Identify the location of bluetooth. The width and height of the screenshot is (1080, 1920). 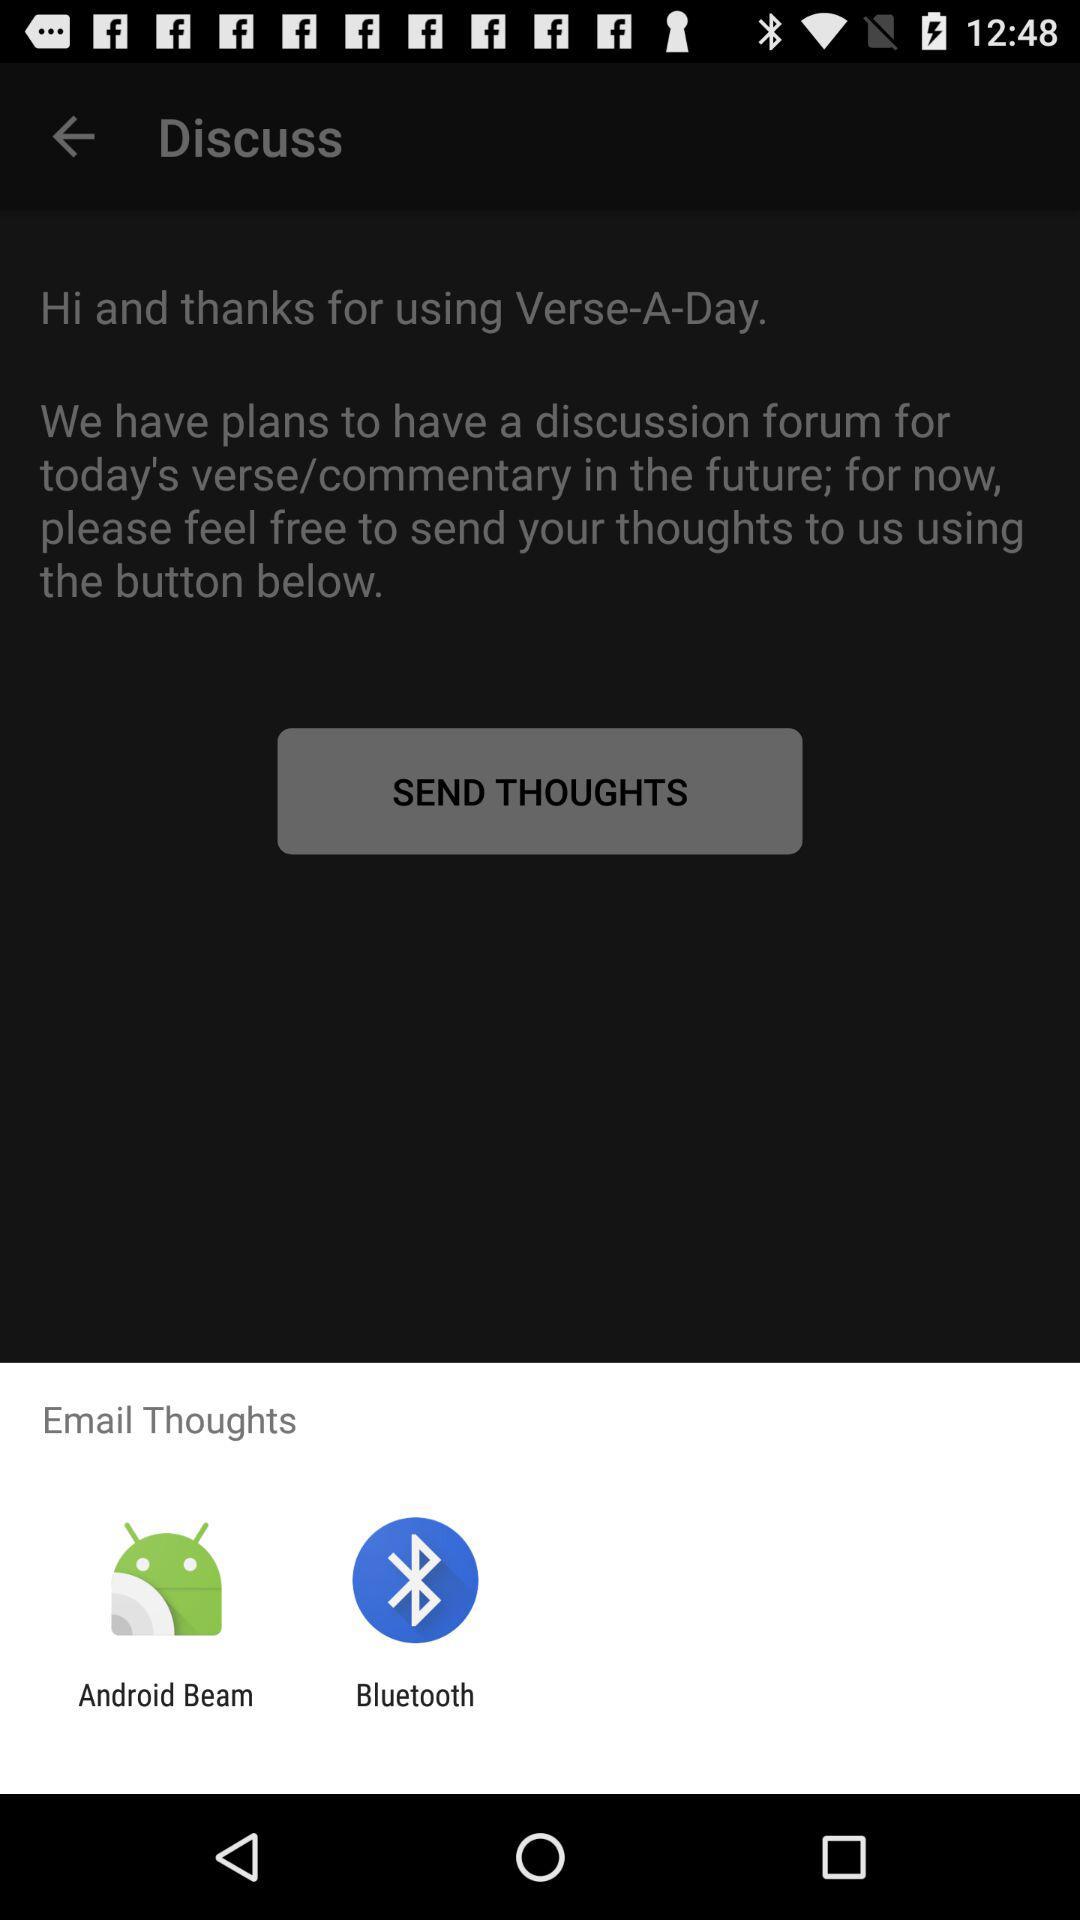
(414, 1711).